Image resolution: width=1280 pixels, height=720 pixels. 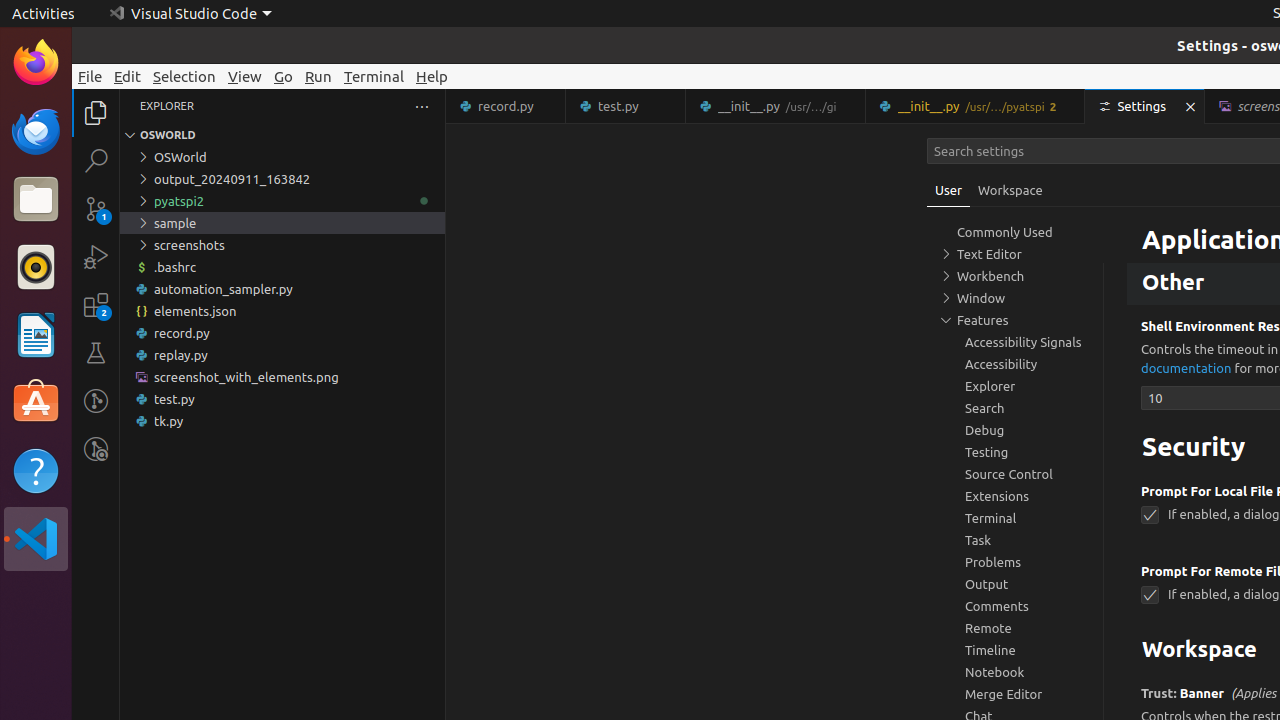 I want to click on 'screenshot_with_elements.png', so click(x=281, y=376).